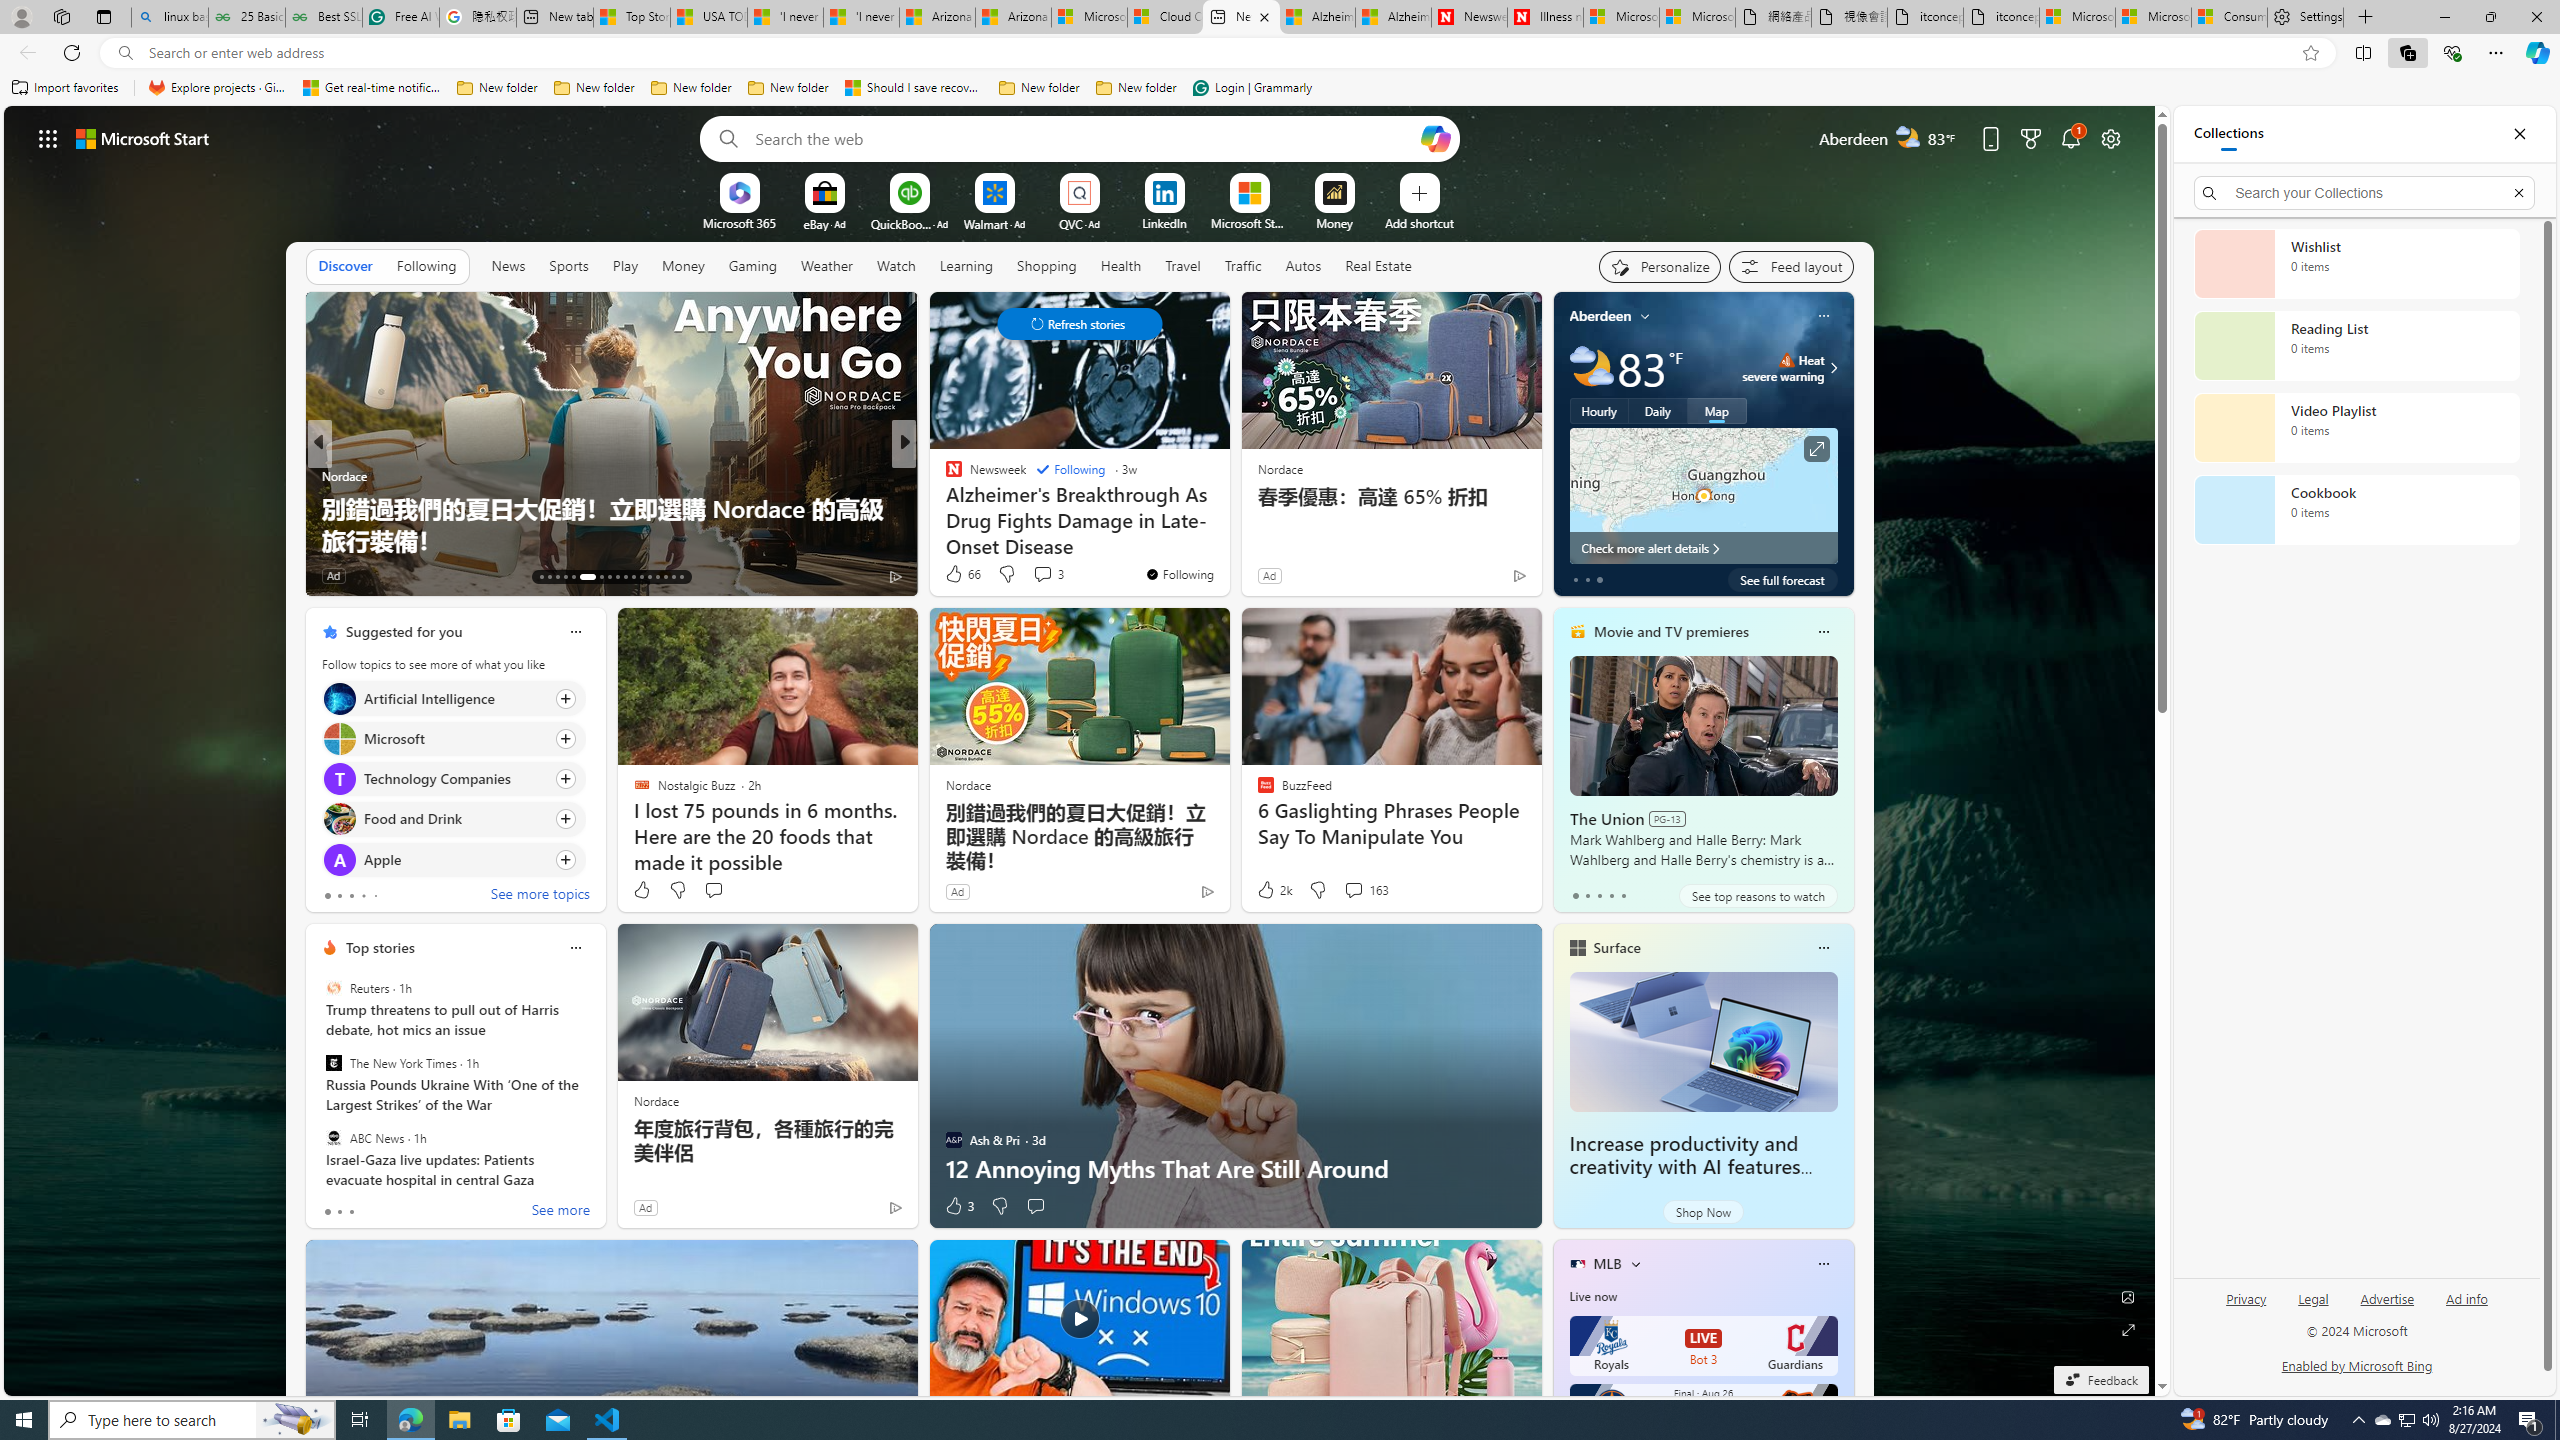 The width and height of the screenshot is (2560, 1440). I want to click on 'View comments 163 Comment', so click(1365, 888).